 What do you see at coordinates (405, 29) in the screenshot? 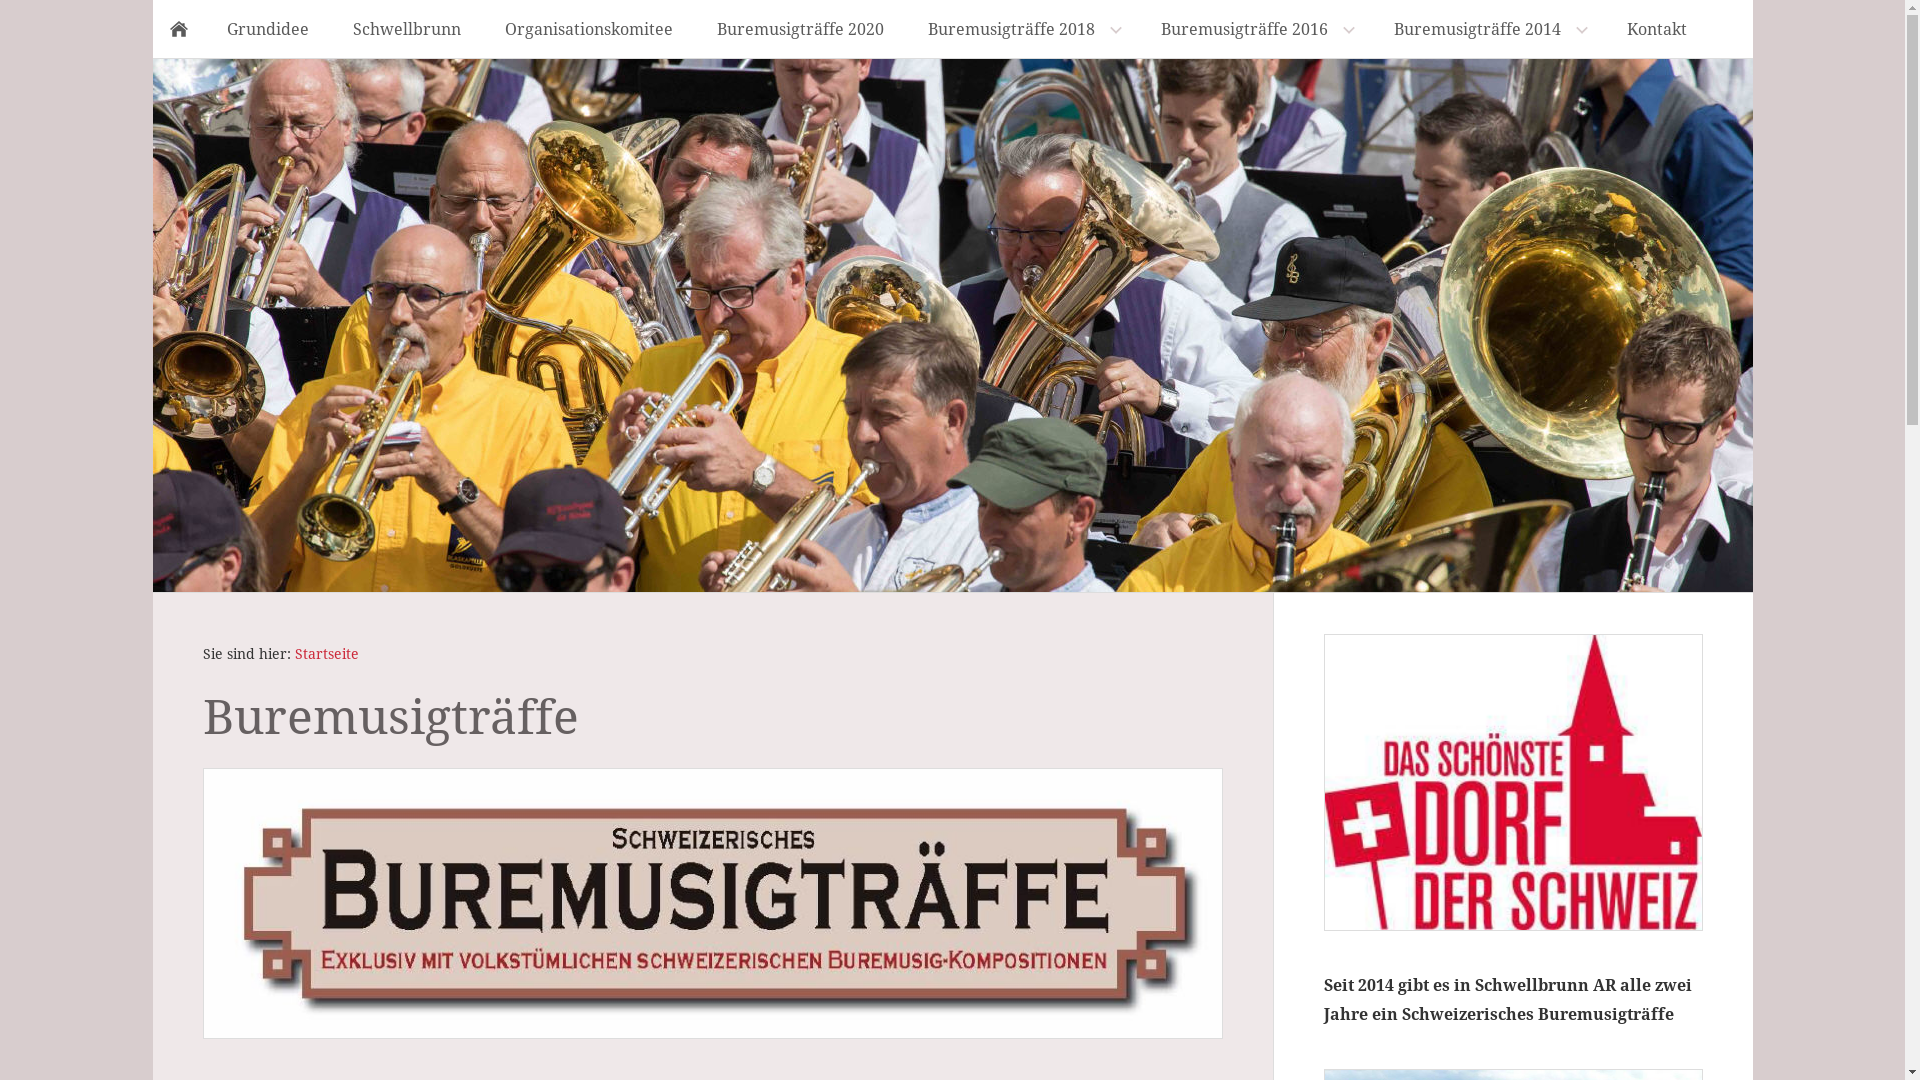
I see `'Schwellbrunn'` at bounding box center [405, 29].